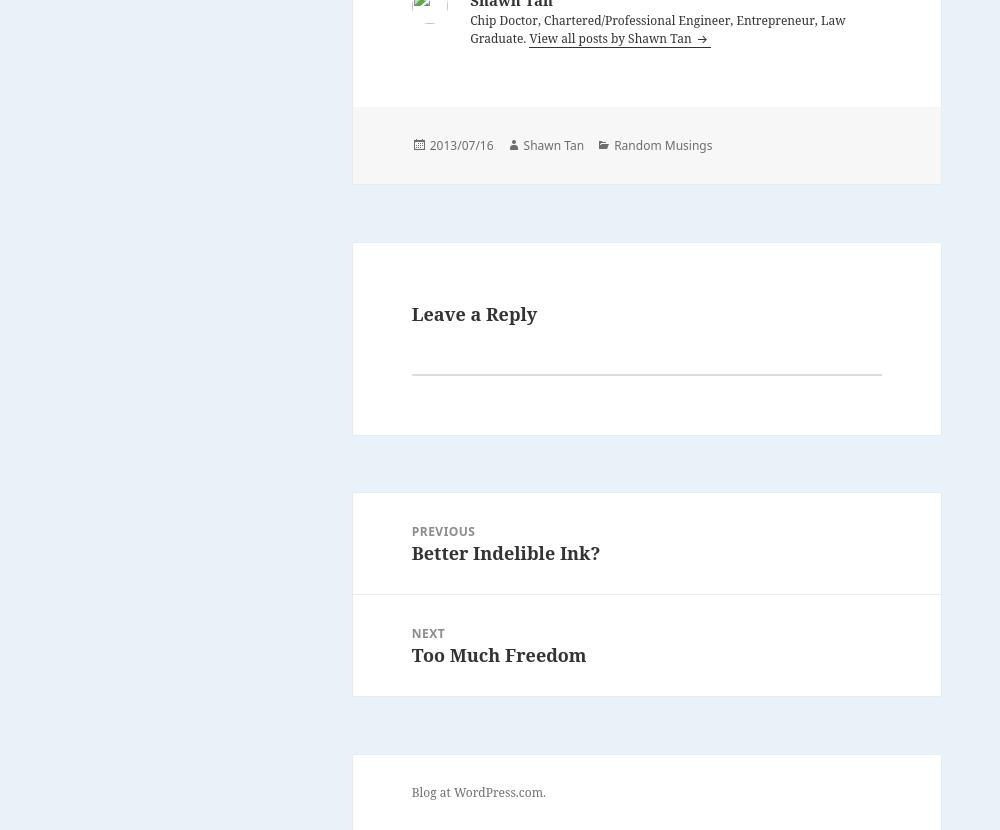  Describe the element at coordinates (497, 653) in the screenshot. I see `'Too Much Freedom'` at that location.